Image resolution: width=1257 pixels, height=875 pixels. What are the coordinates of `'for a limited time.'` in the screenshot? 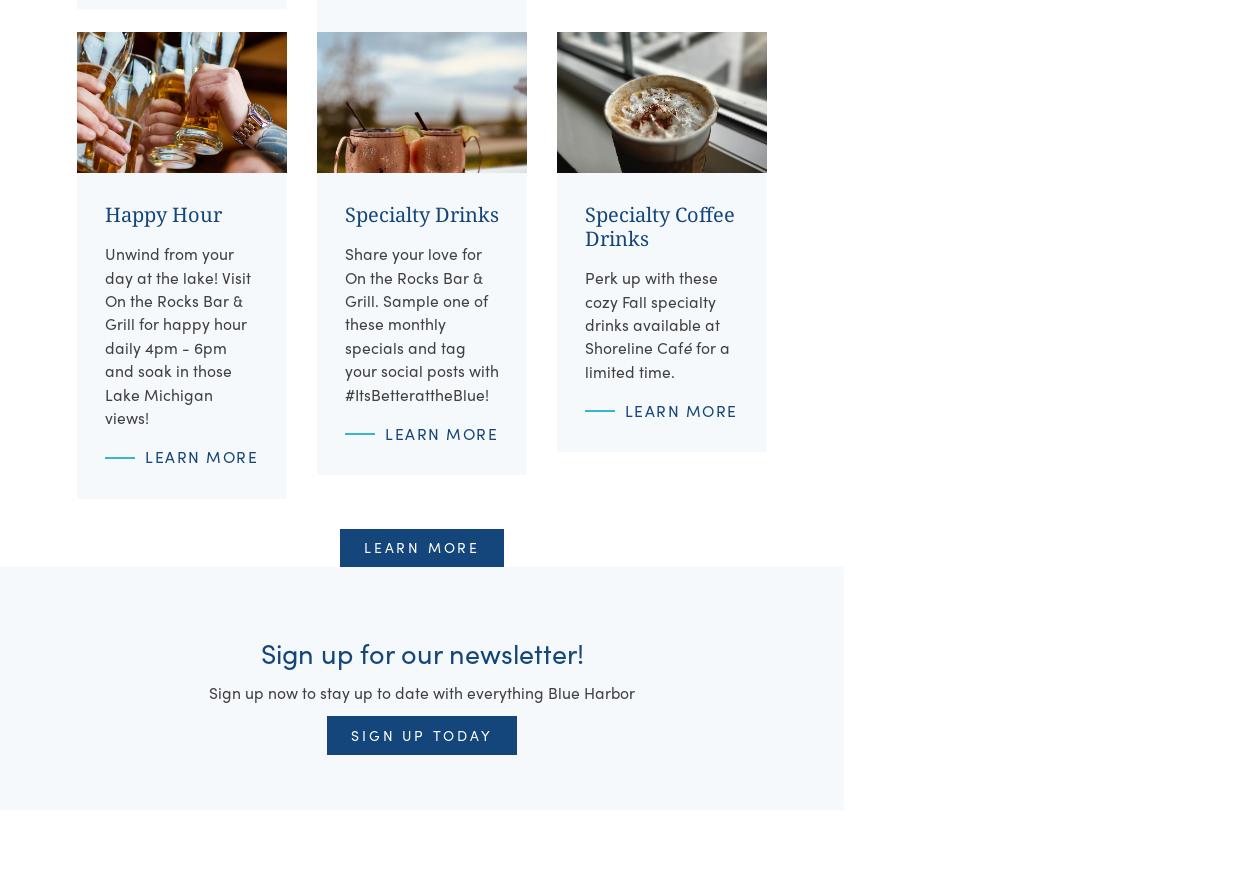 It's located at (655, 359).